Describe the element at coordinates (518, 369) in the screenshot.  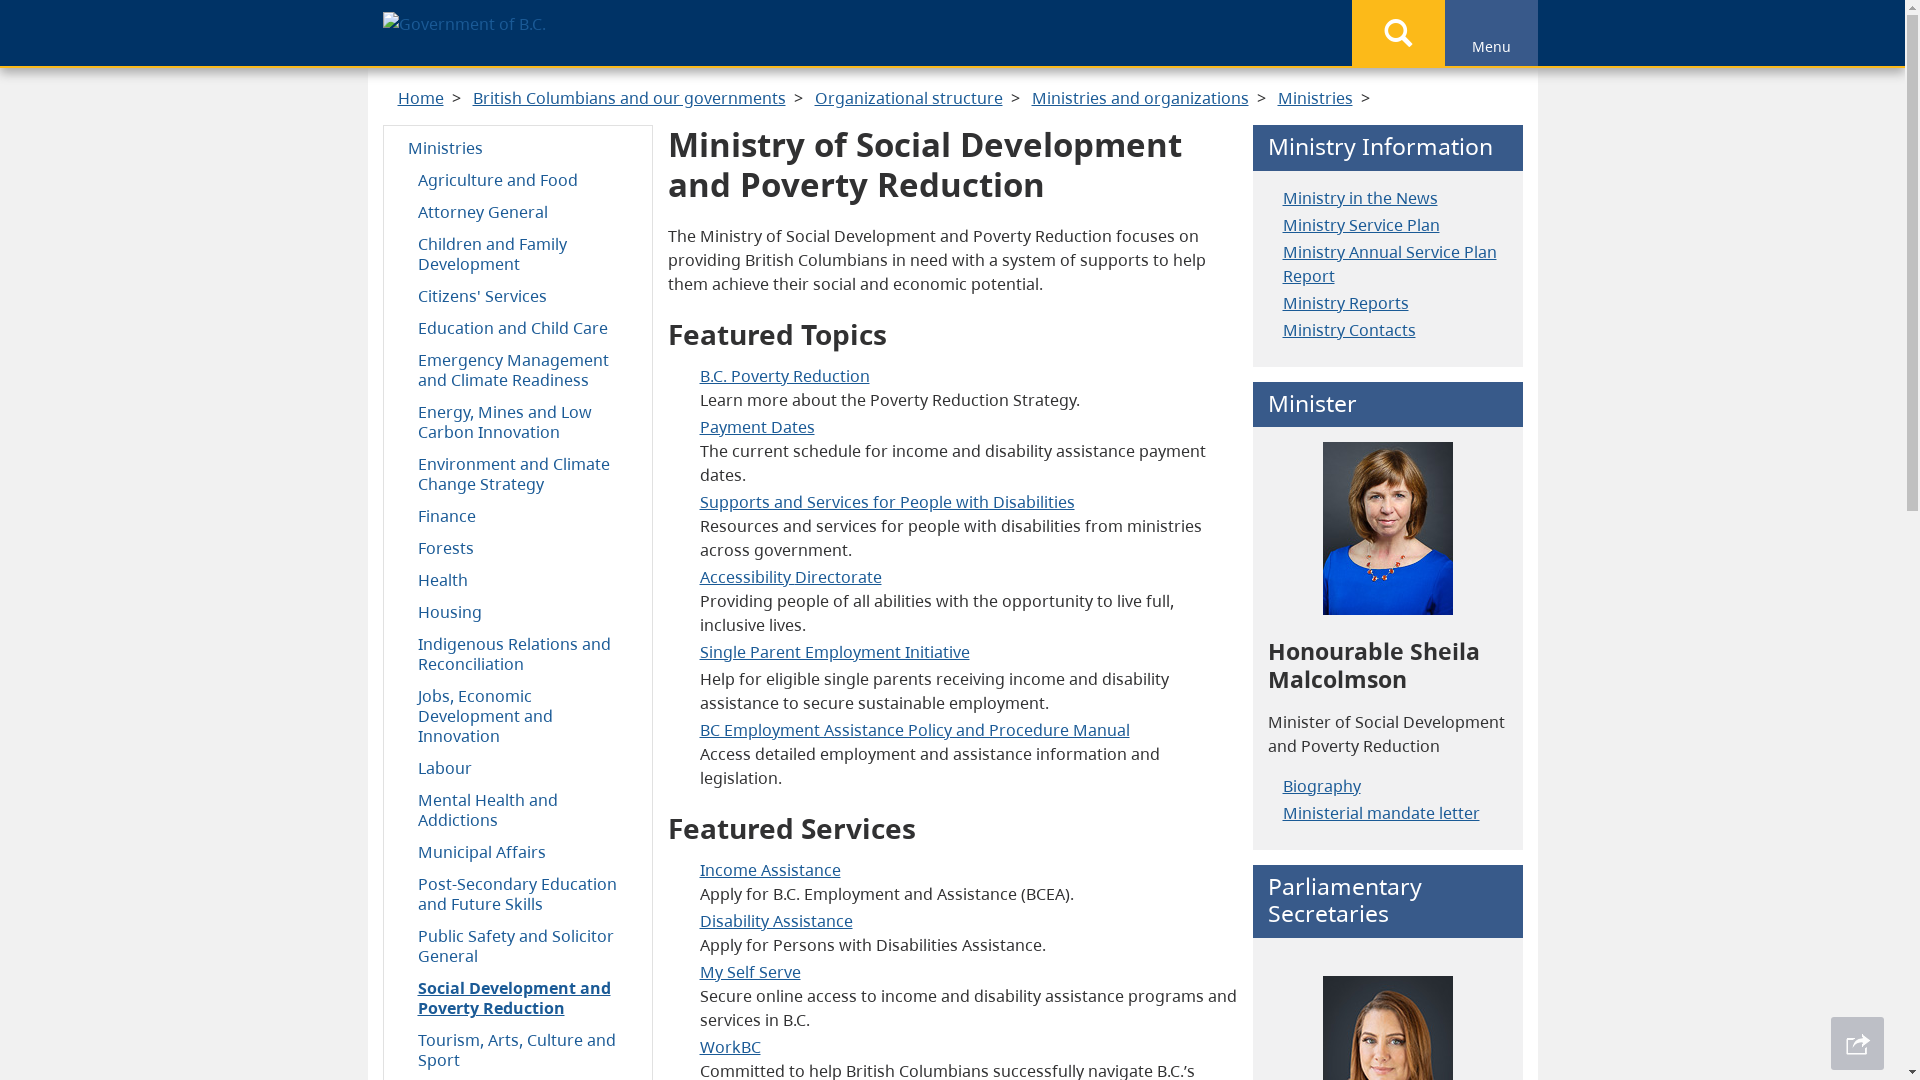
I see `'Emergency Management and Climate Readiness'` at that location.